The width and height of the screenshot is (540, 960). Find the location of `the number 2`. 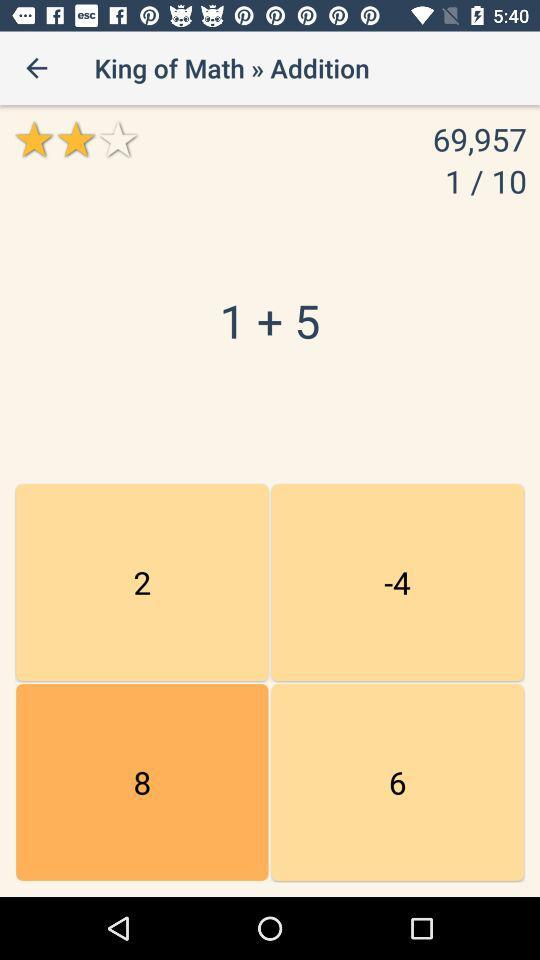

the number 2 is located at coordinates (141, 582).